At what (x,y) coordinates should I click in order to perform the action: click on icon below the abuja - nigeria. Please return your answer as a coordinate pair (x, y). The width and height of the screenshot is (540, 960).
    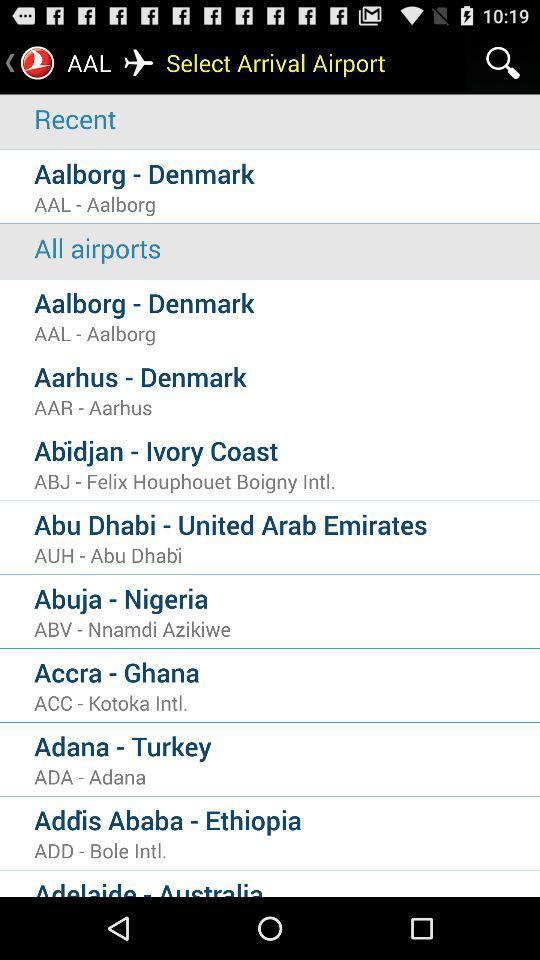
    Looking at the image, I should click on (286, 628).